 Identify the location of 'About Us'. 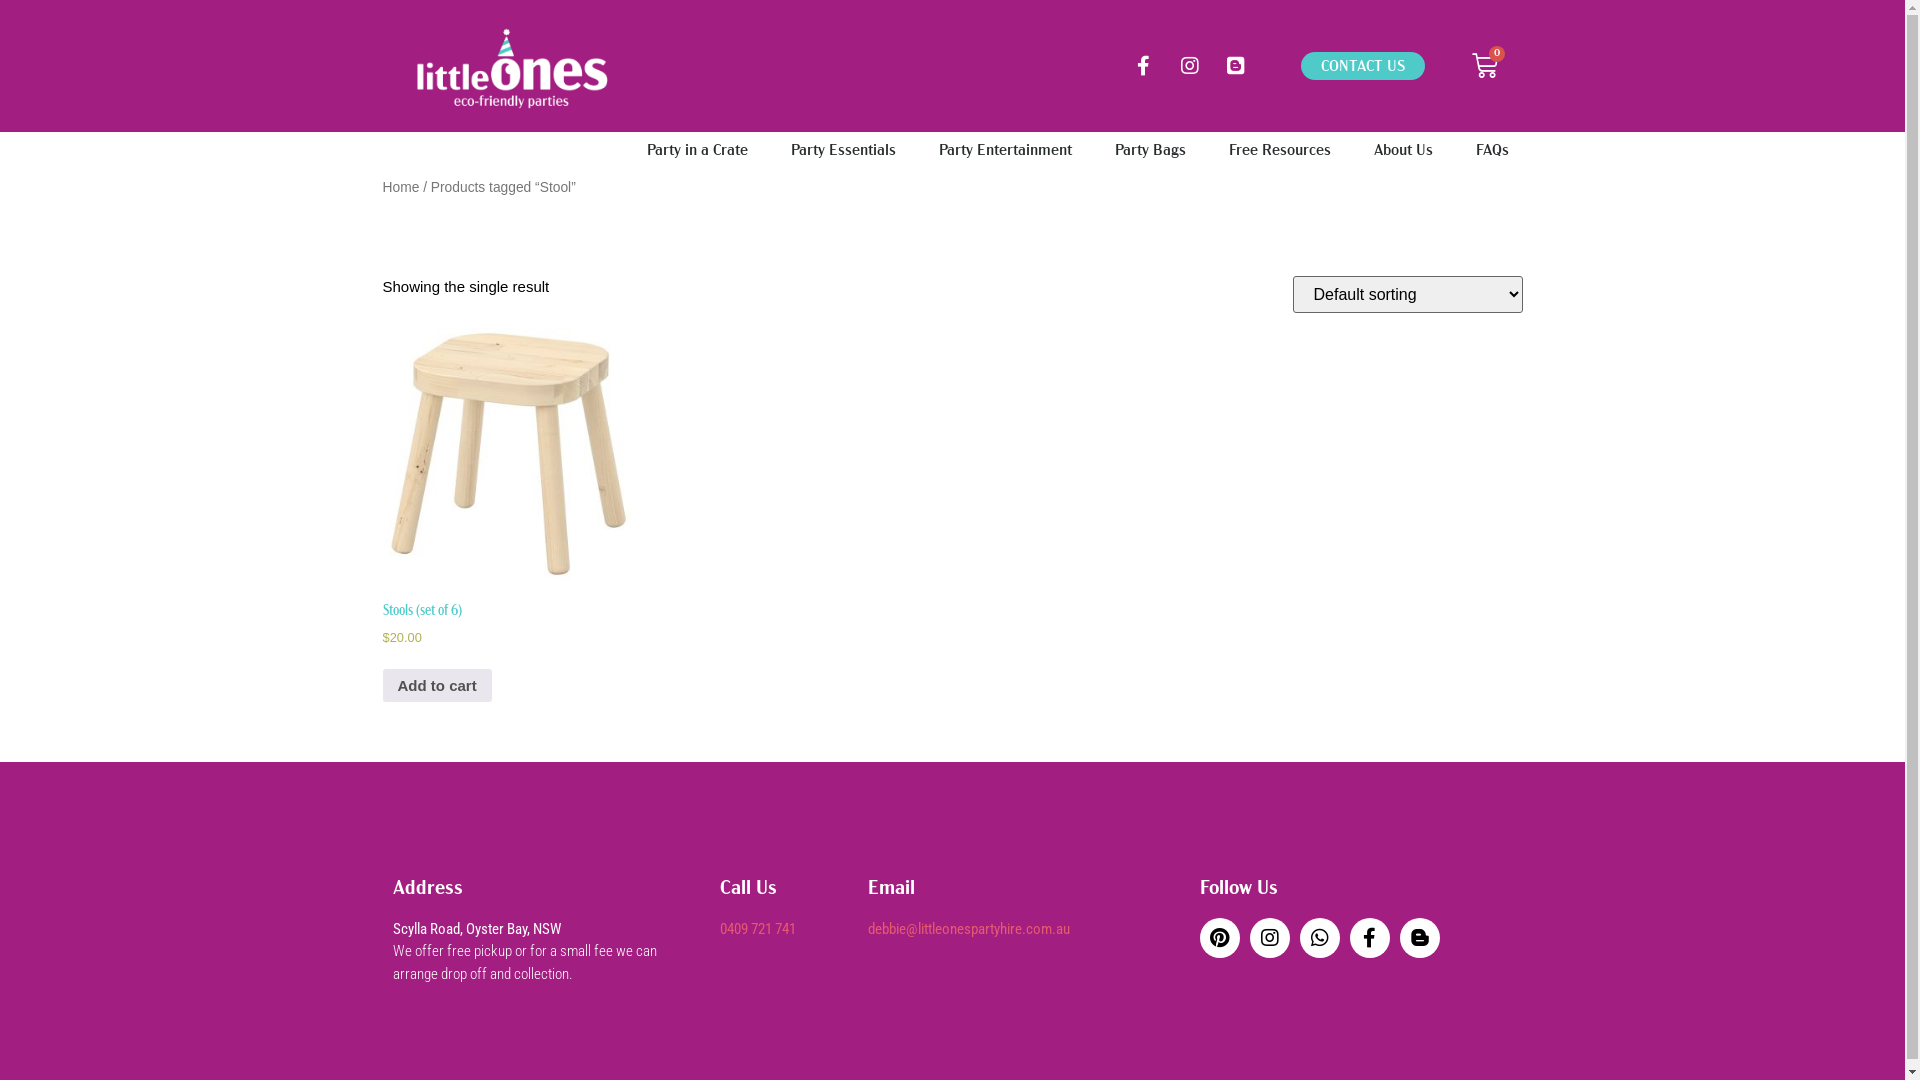
(1402, 149).